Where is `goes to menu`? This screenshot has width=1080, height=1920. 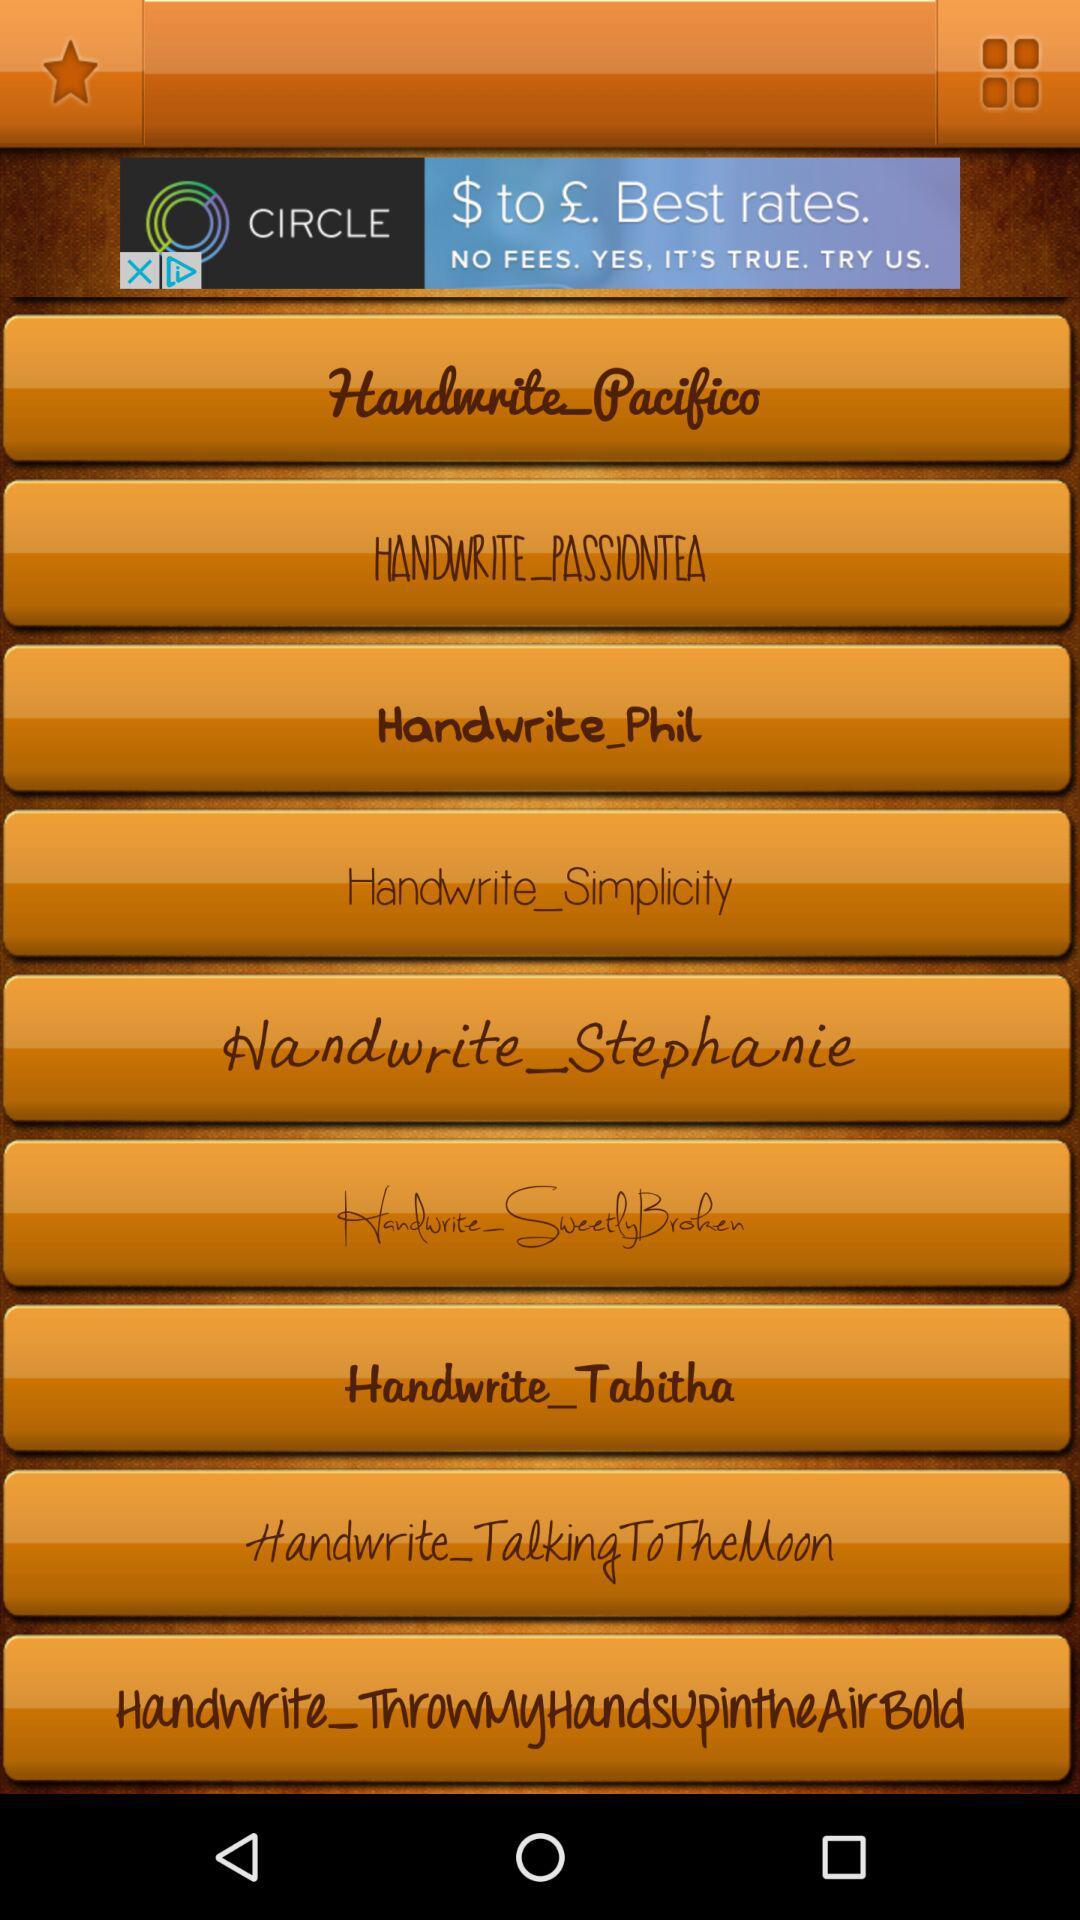 goes to menu is located at coordinates (1007, 72).